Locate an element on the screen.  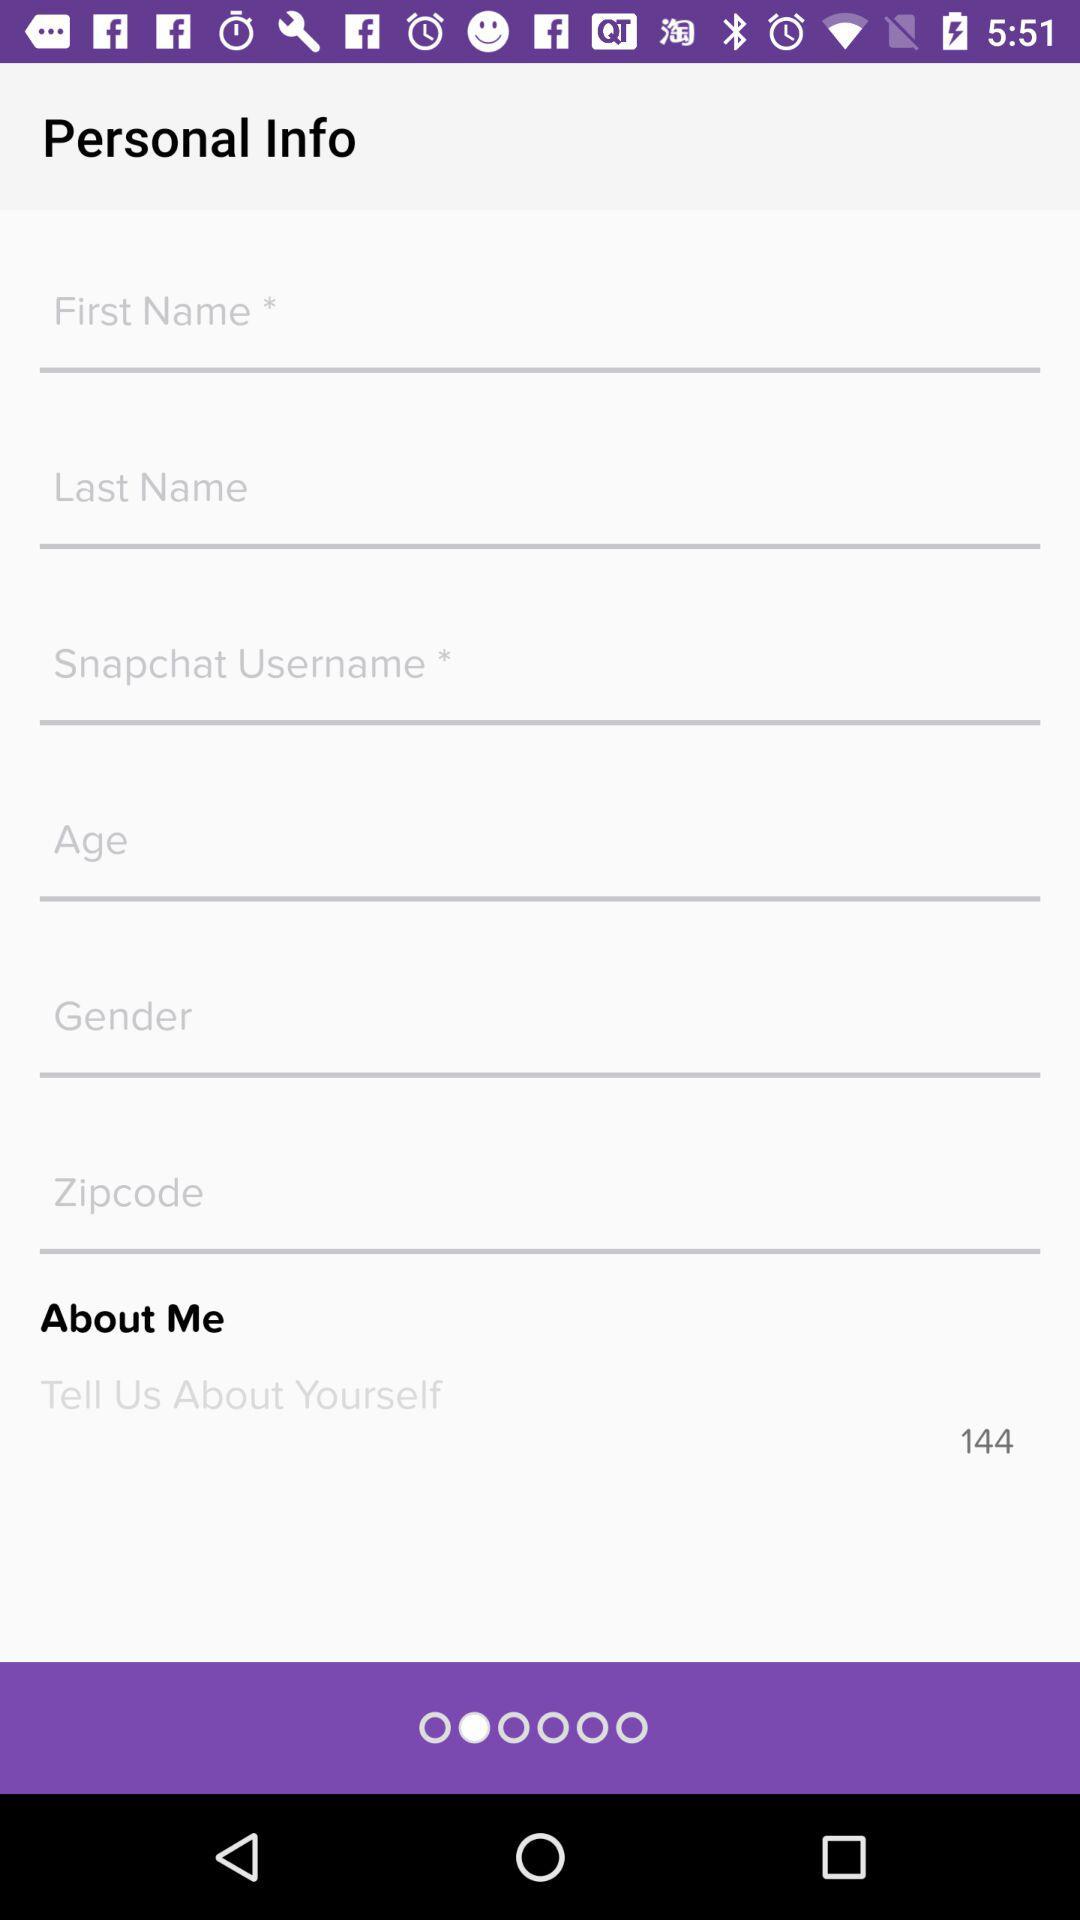
your age is located at coordinates (540, 829).